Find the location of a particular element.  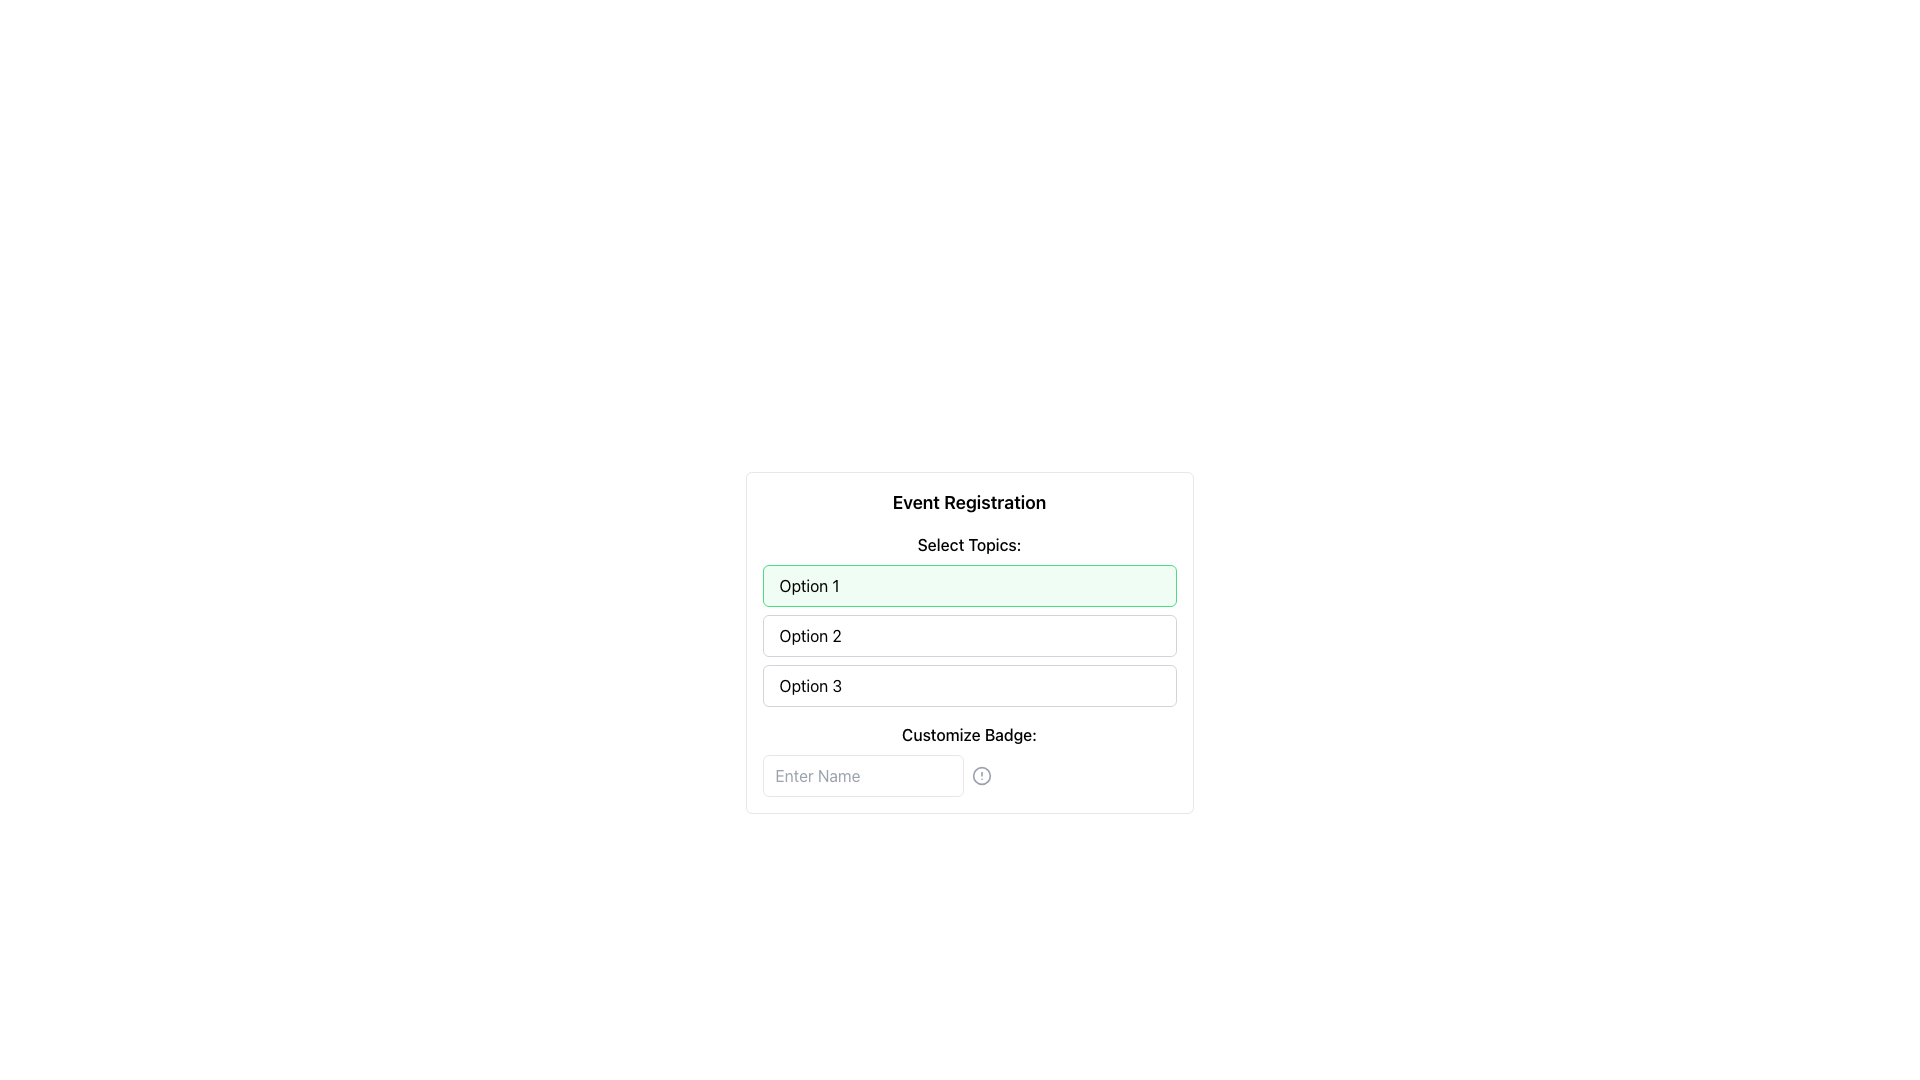

the 'Option 1' button is located at coordinates (969, 585).